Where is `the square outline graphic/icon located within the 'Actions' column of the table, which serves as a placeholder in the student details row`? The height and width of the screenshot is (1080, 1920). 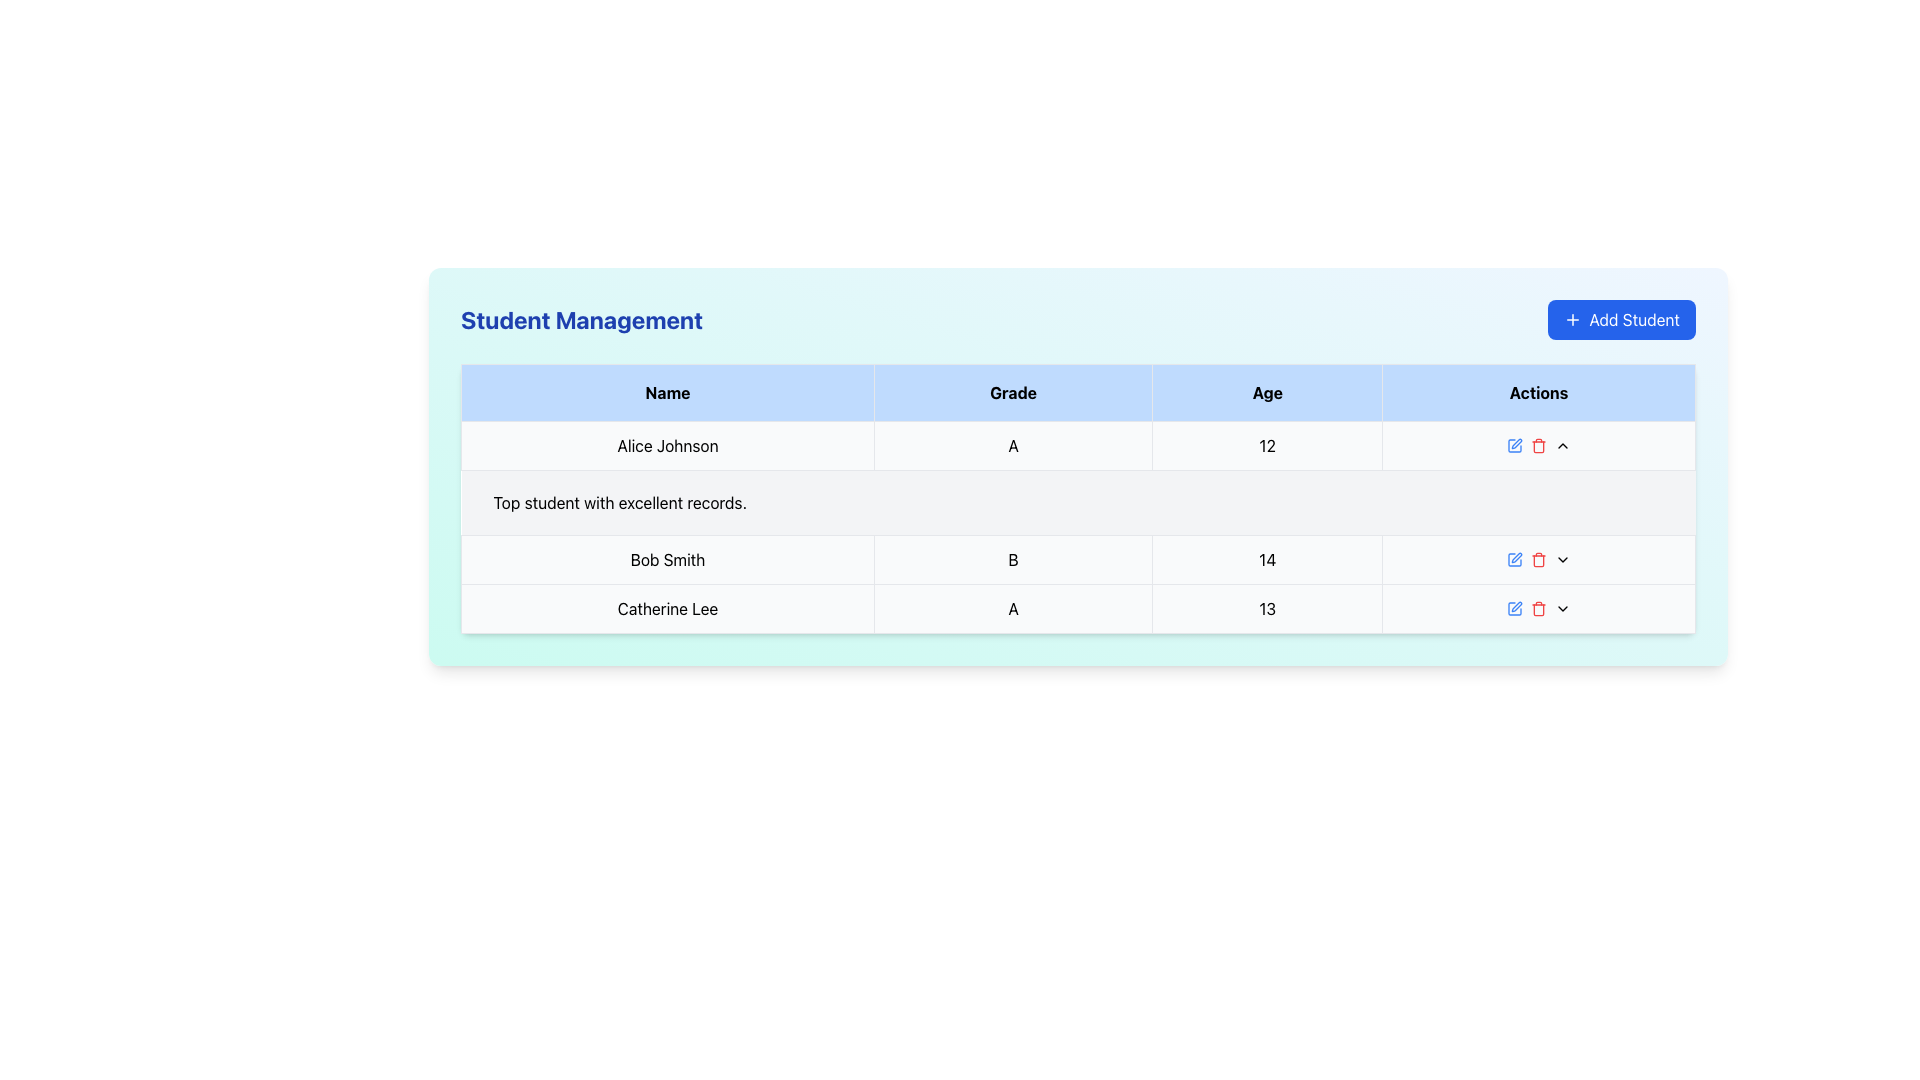
the square outline graphic/icon located within the 'Actions' column of the table, which serves as a placeholder in the student details row is located at coordinates (1515, 559).